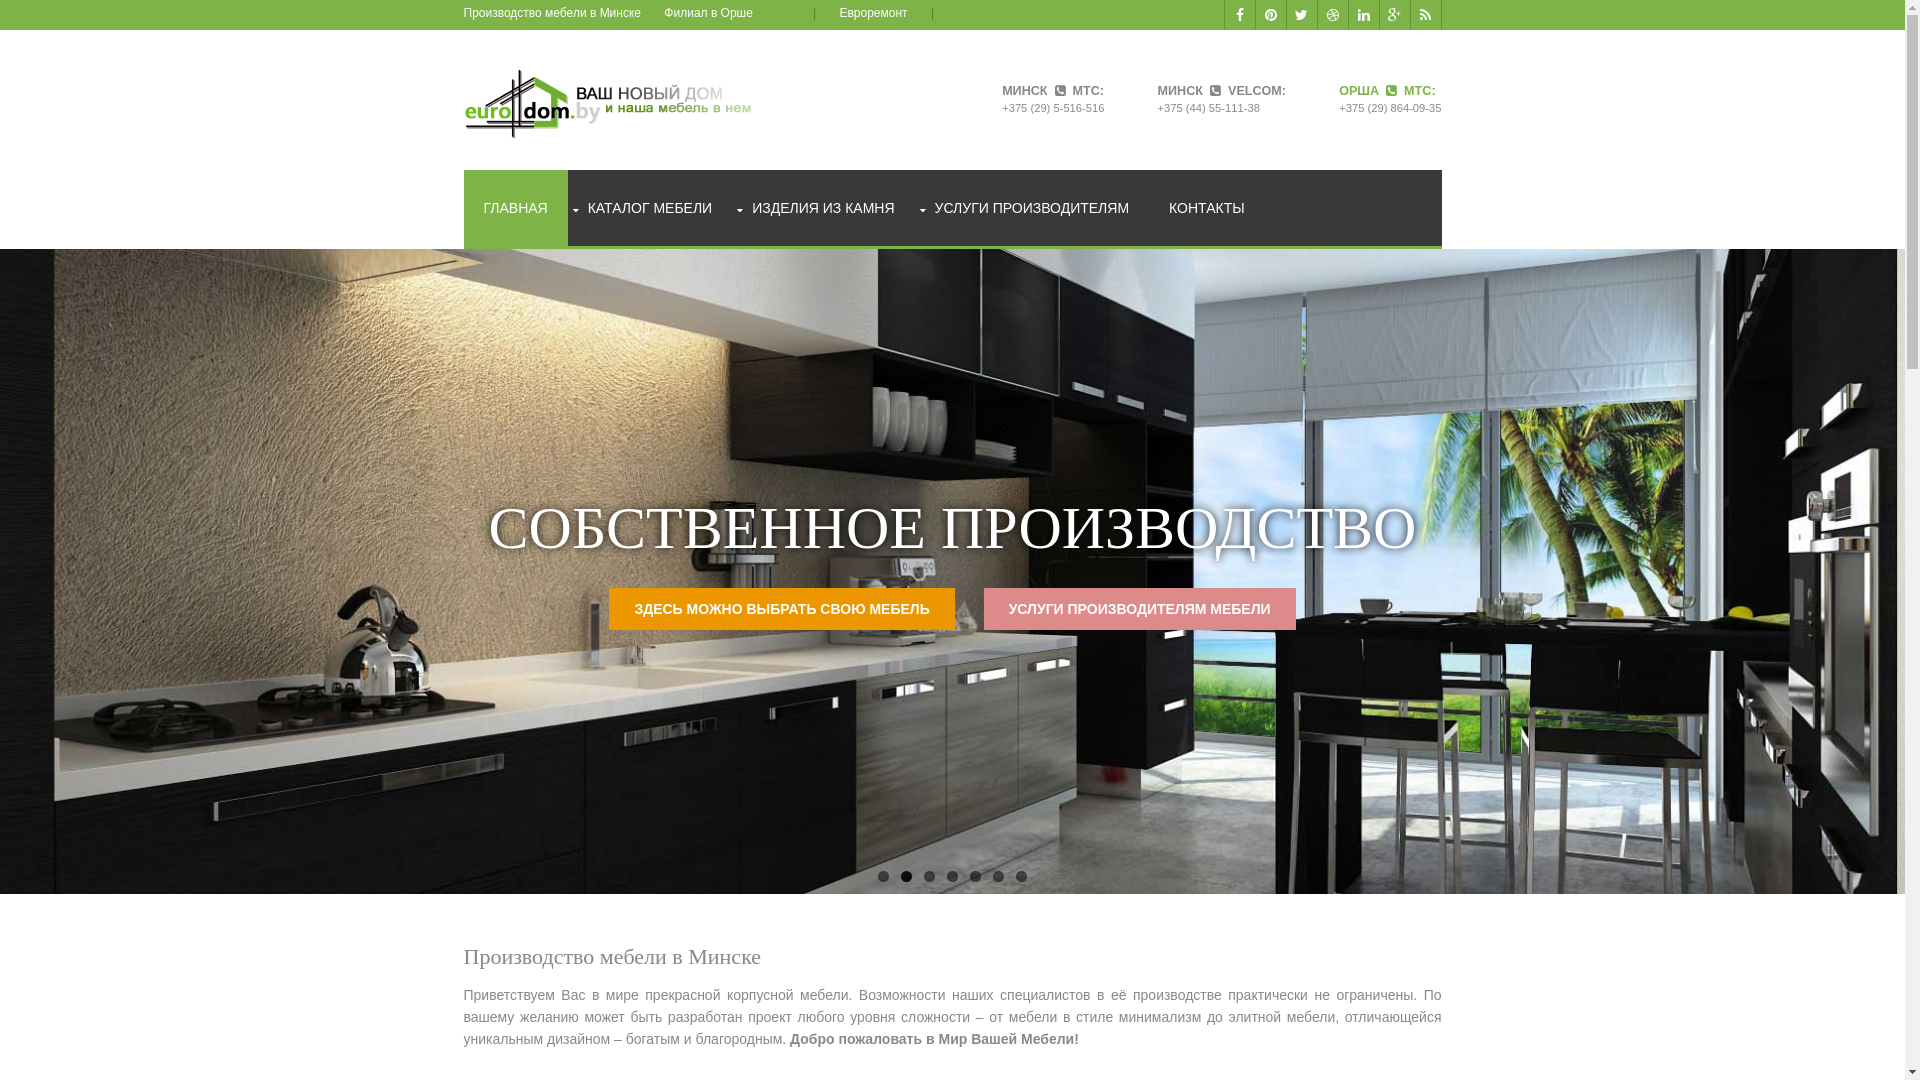 Image resolution: width=1920 pixels, height=1080 pixels. I want to click on '2', so click(905, 875).